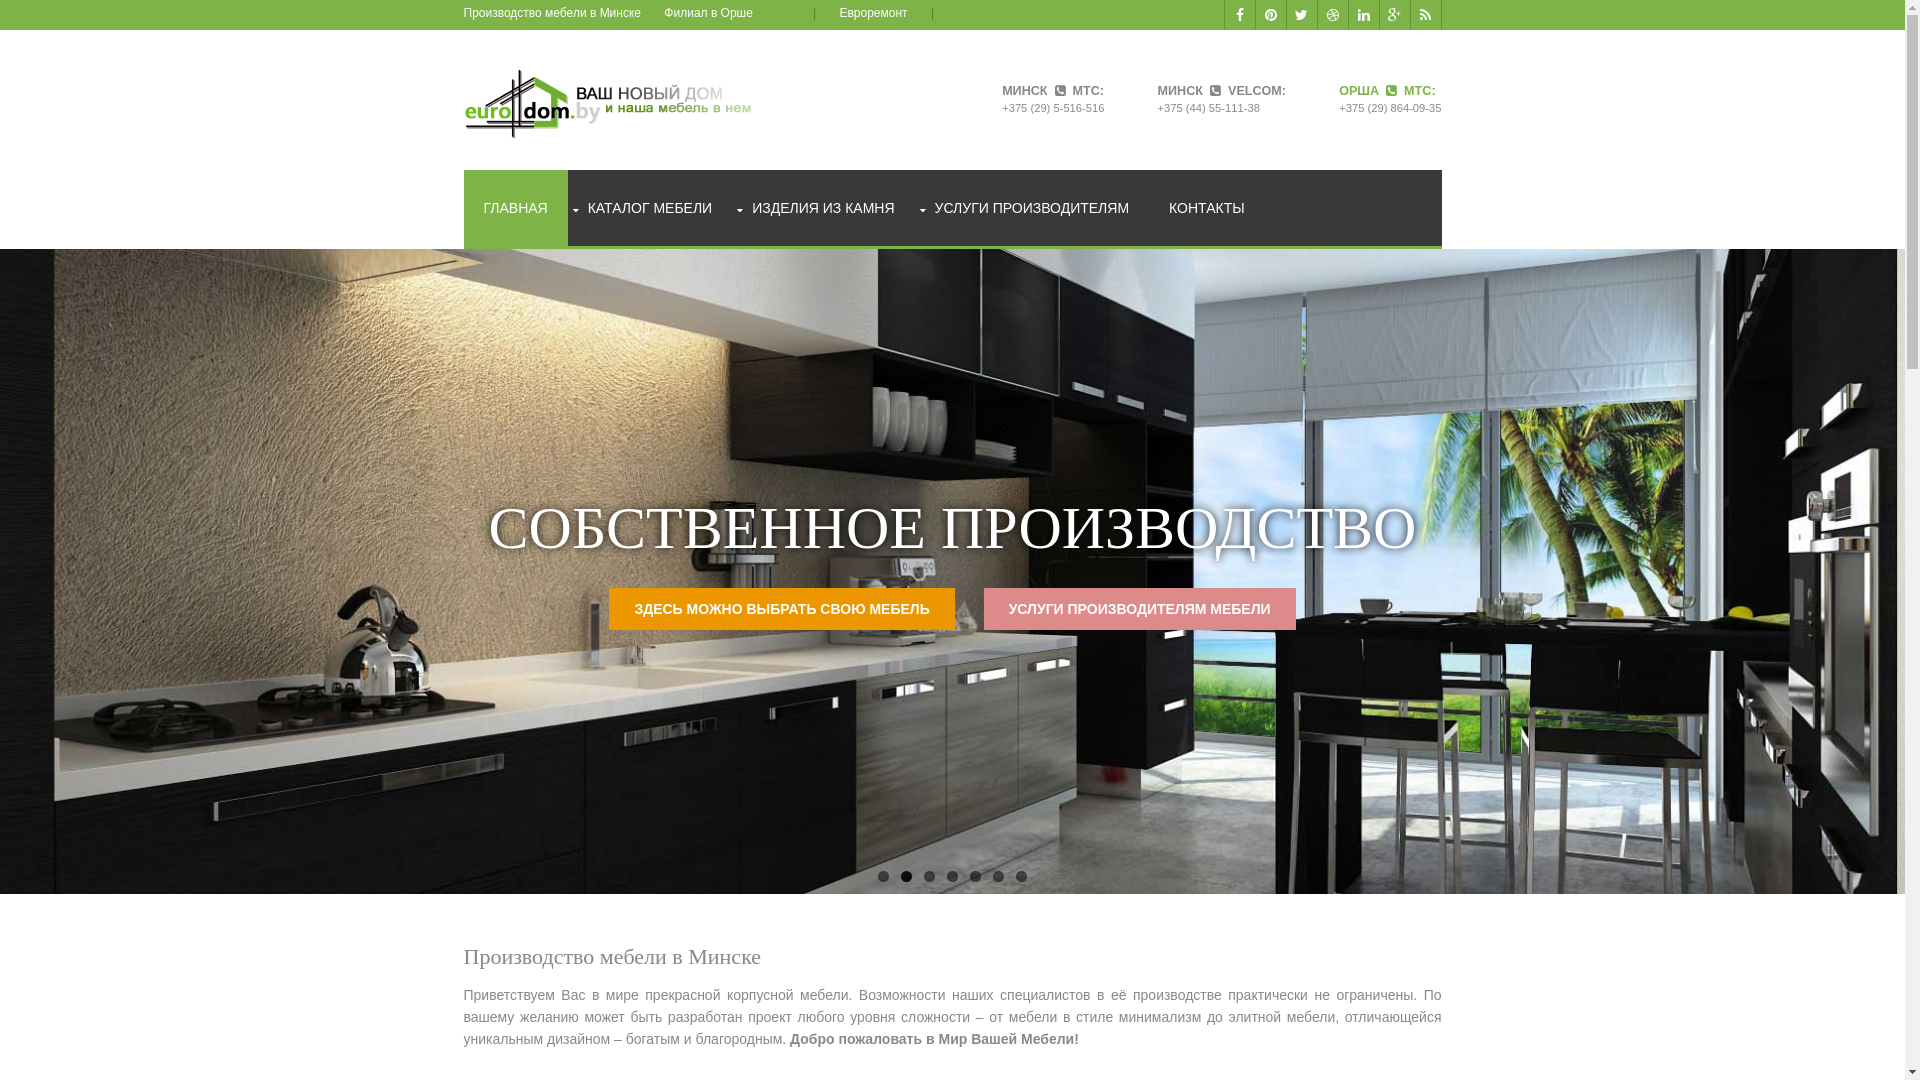 Image resolution: width=1920 pixels, height=1080 pixels. I want to click on '2', so click(905, 875).